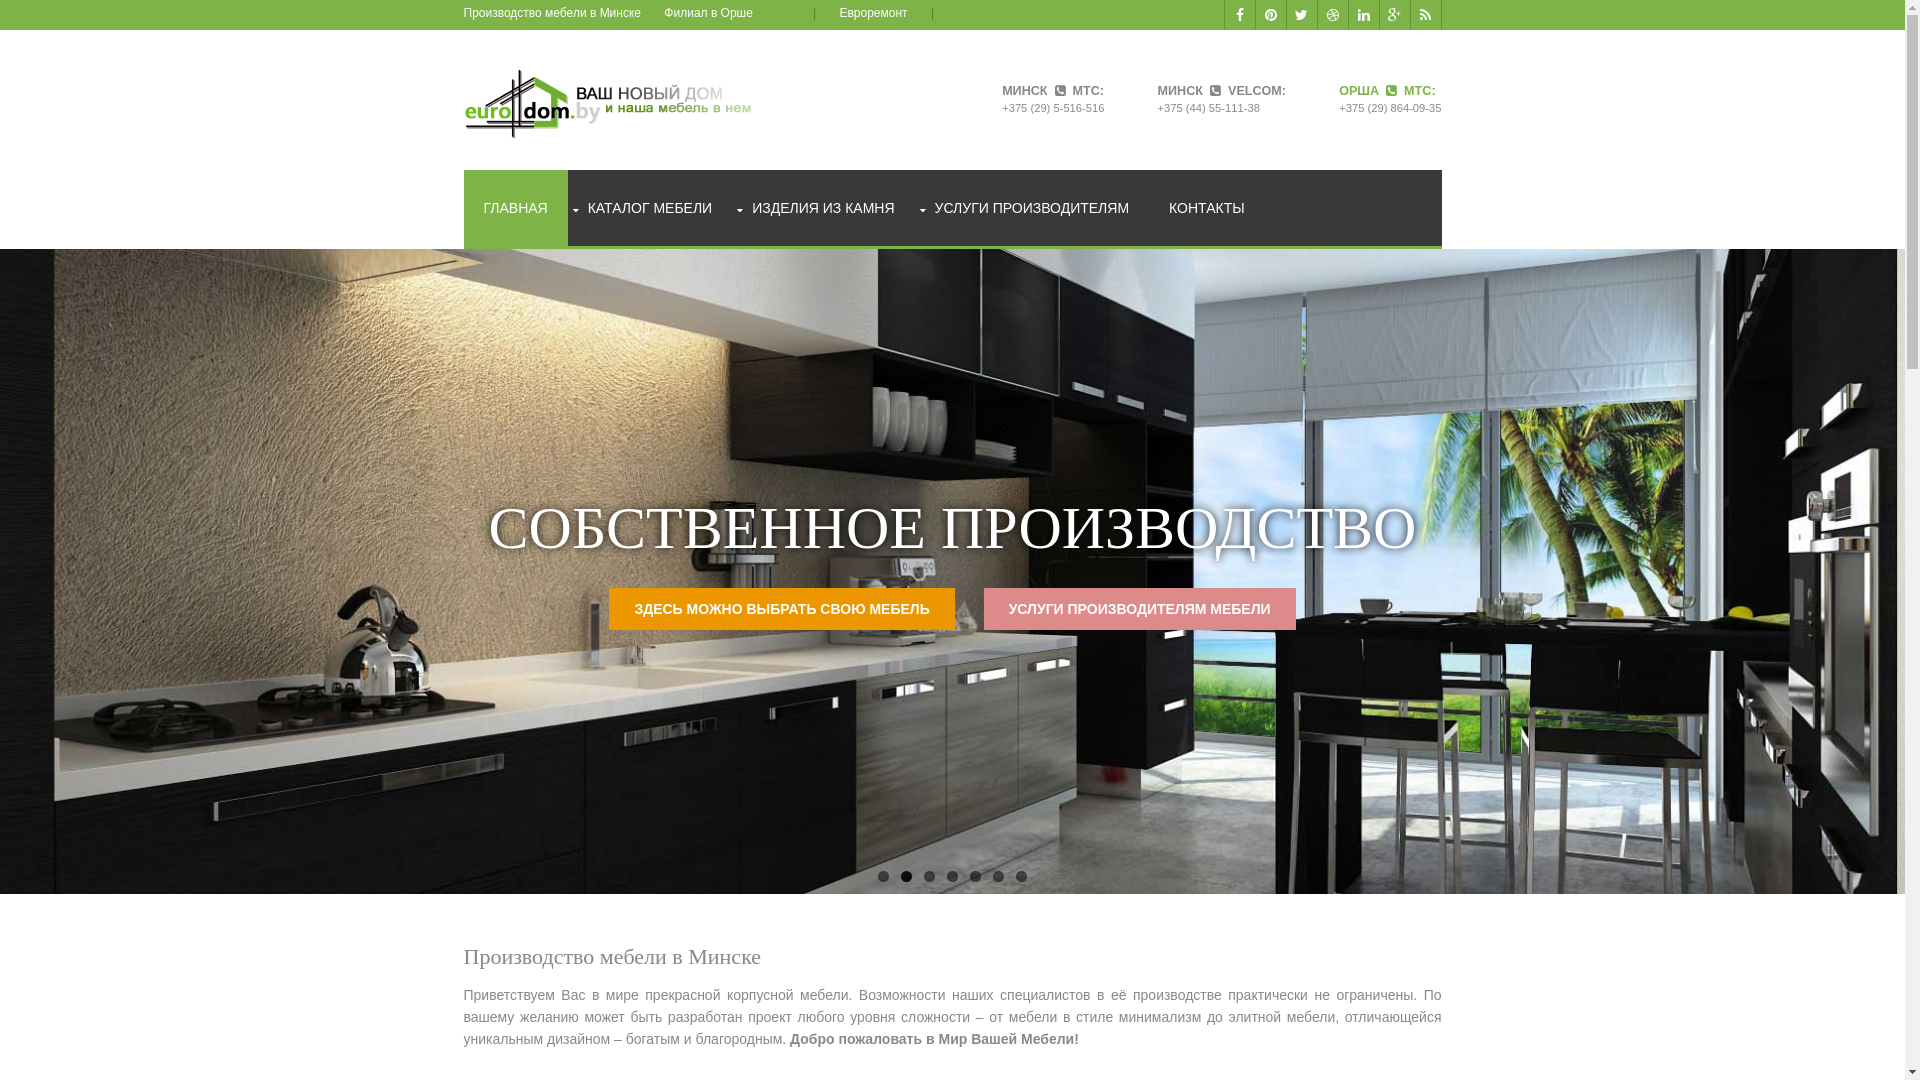 Image resolution: width=1920 pixels, height=1080 pixels. I want to click on '2', so click(905, 875).